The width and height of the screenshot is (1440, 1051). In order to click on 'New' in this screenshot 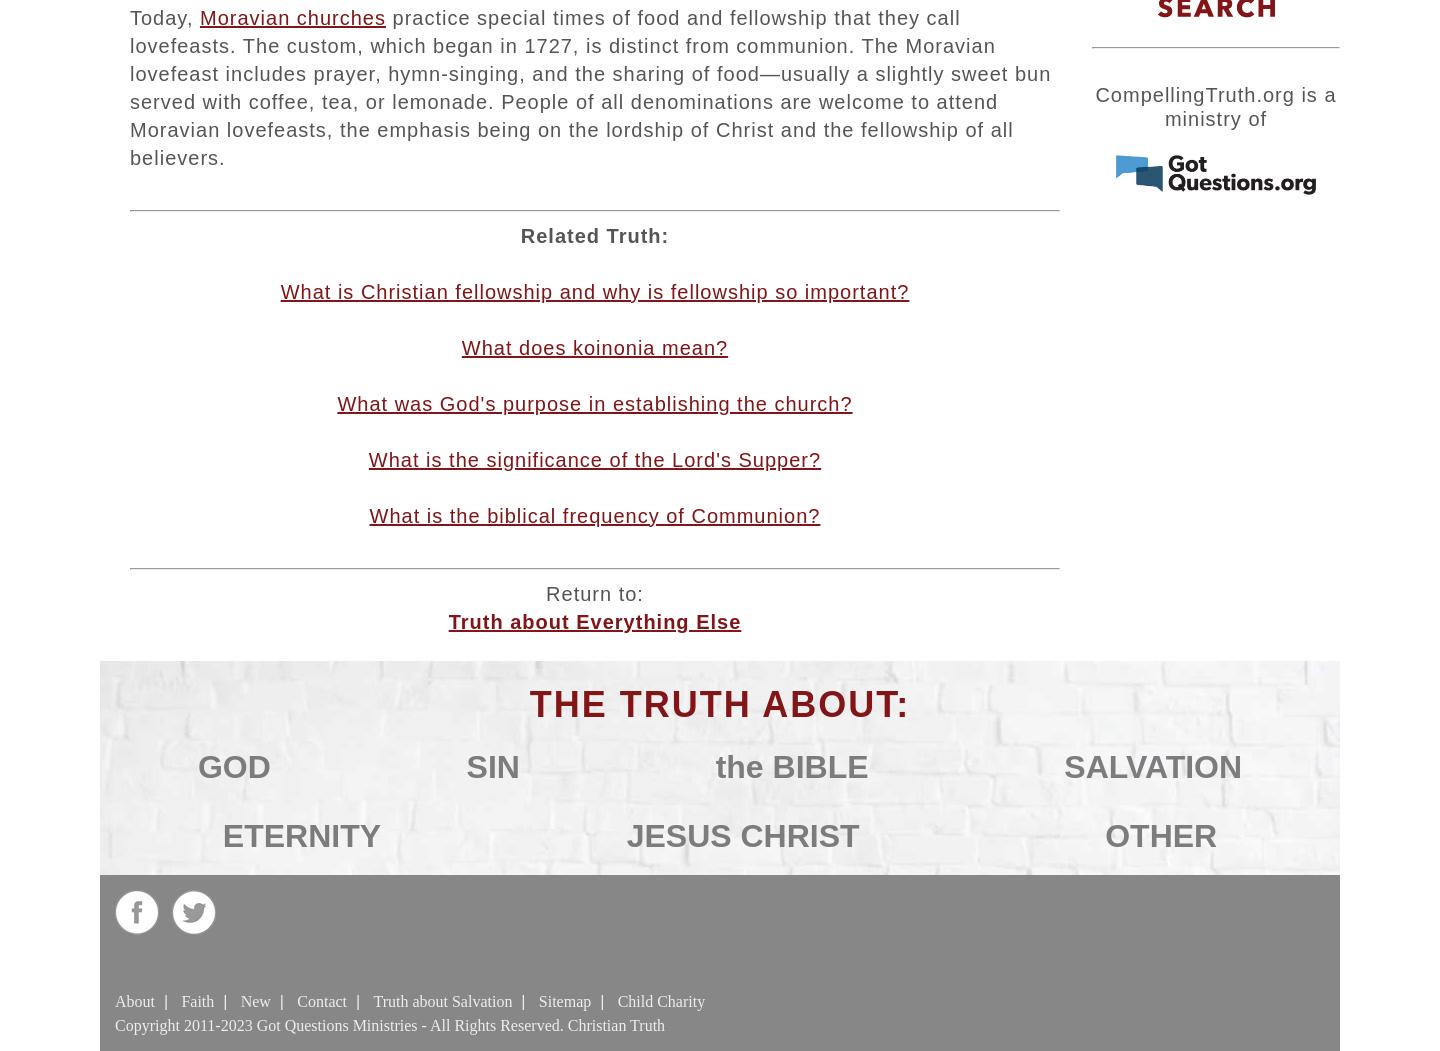, I will do `click(254, 1000)`.